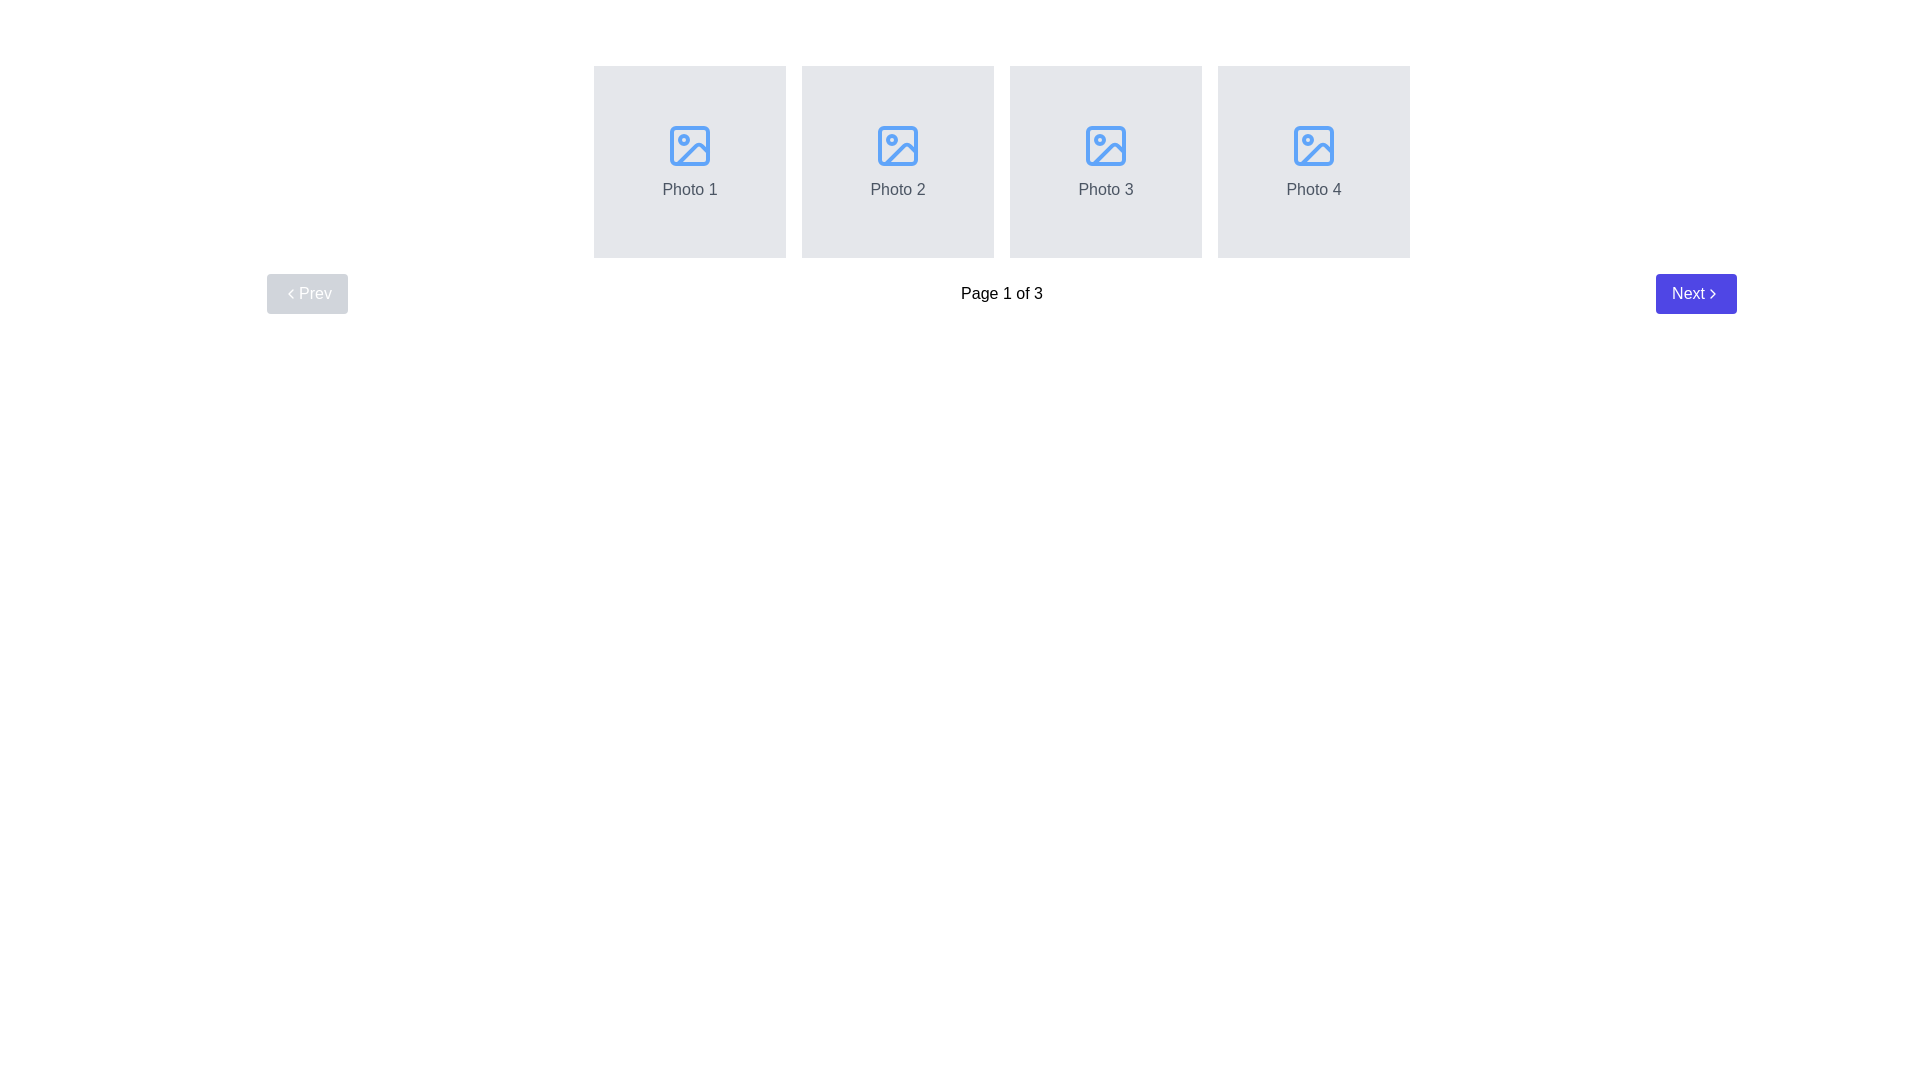  What do you see at coordinates (306, 293) in the screenshot?
I see `the 'Prev' button which is styled with rounded corners, labeled in white text on a gray background, and has a left-pointing arrow icon` at bounding box center [306, 293].